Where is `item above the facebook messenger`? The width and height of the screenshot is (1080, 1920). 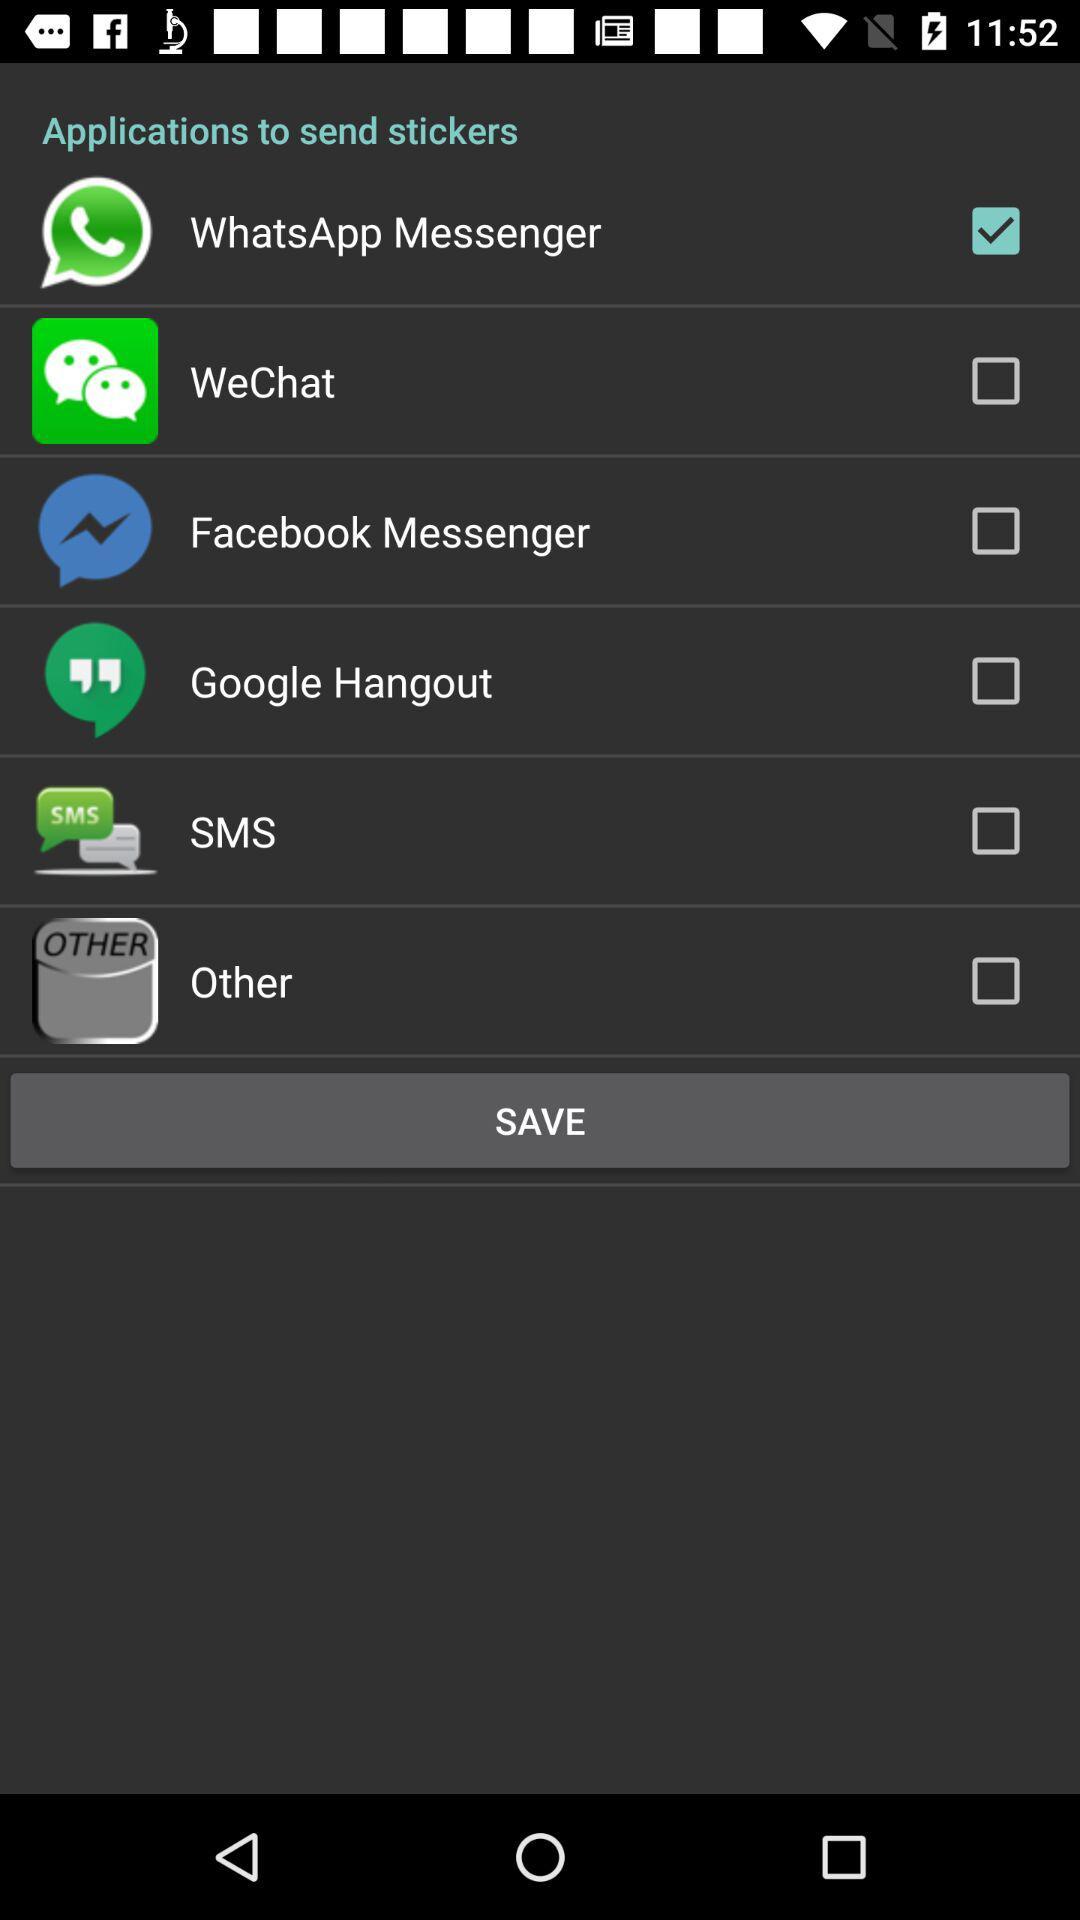 item above the facebook messenger is located at coordinates (261, 380).